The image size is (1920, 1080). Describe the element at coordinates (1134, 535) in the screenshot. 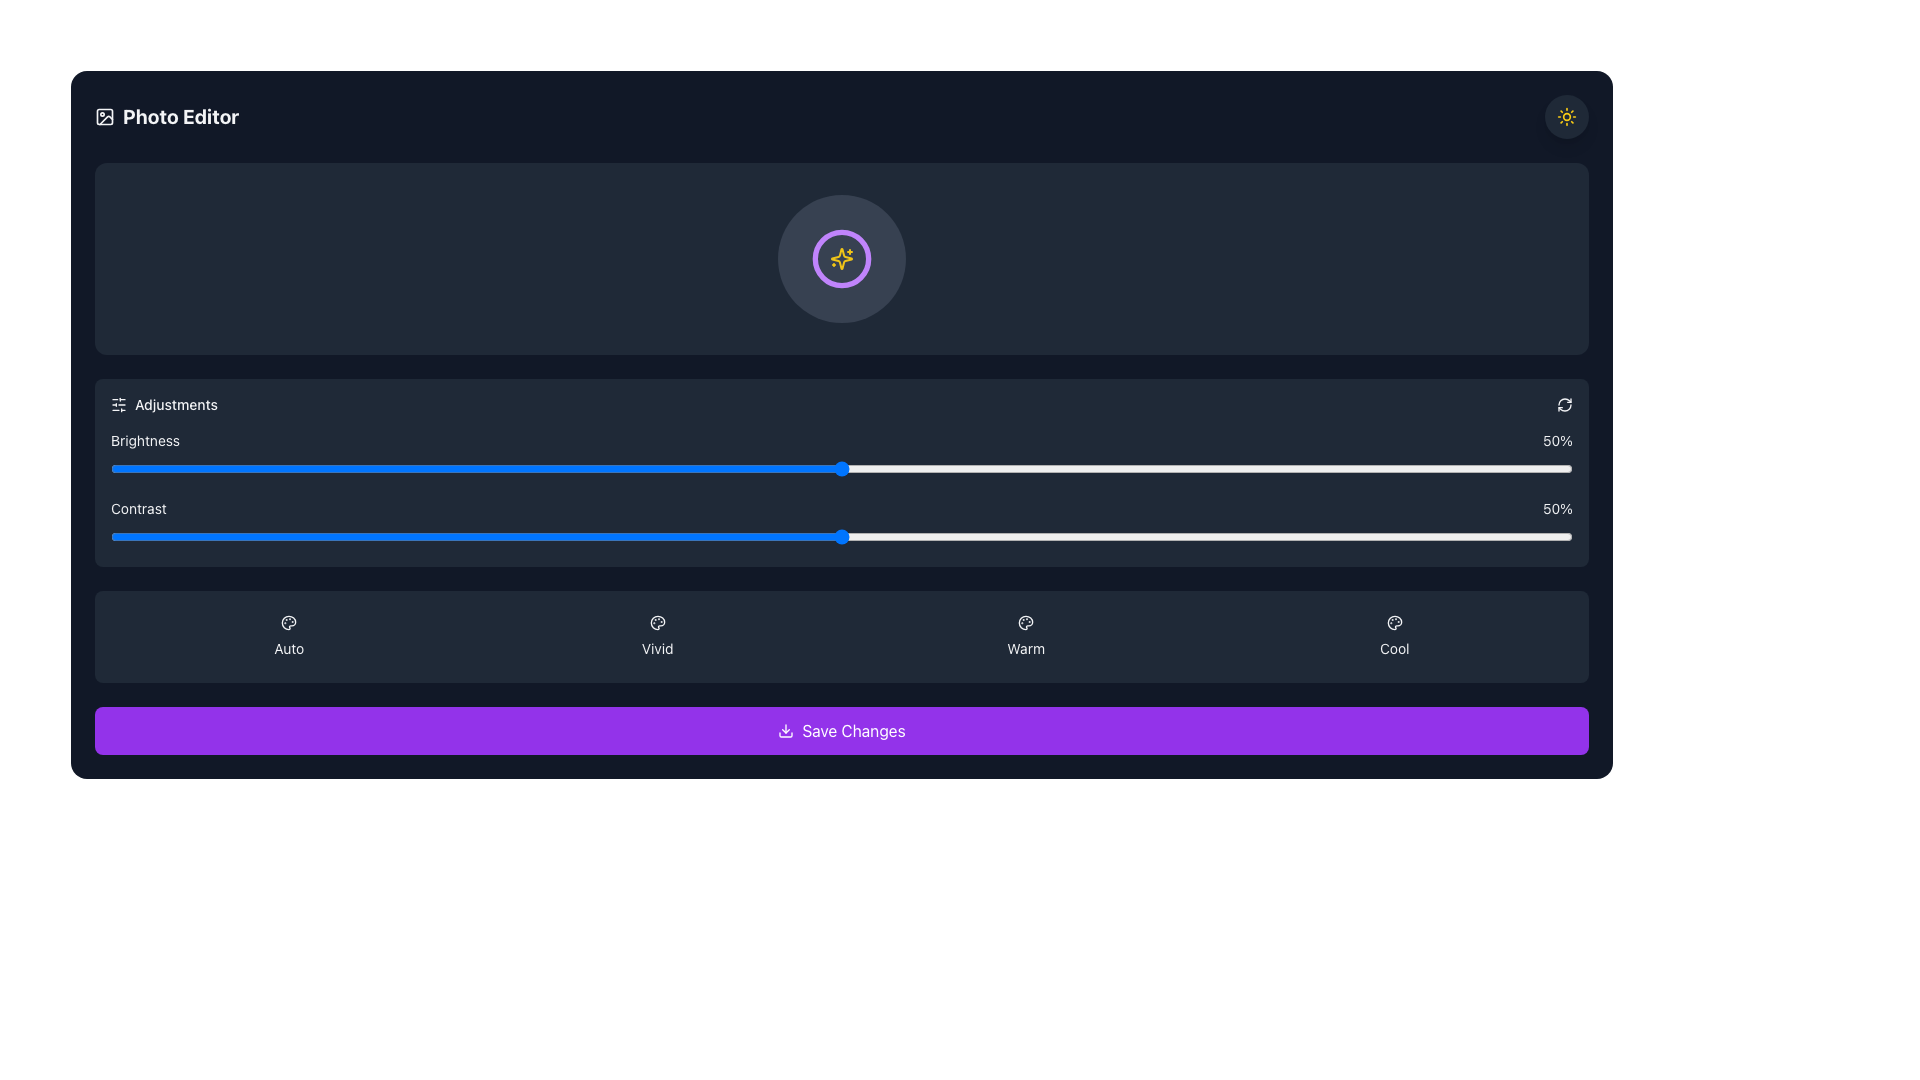

I see `contrast` at that location.